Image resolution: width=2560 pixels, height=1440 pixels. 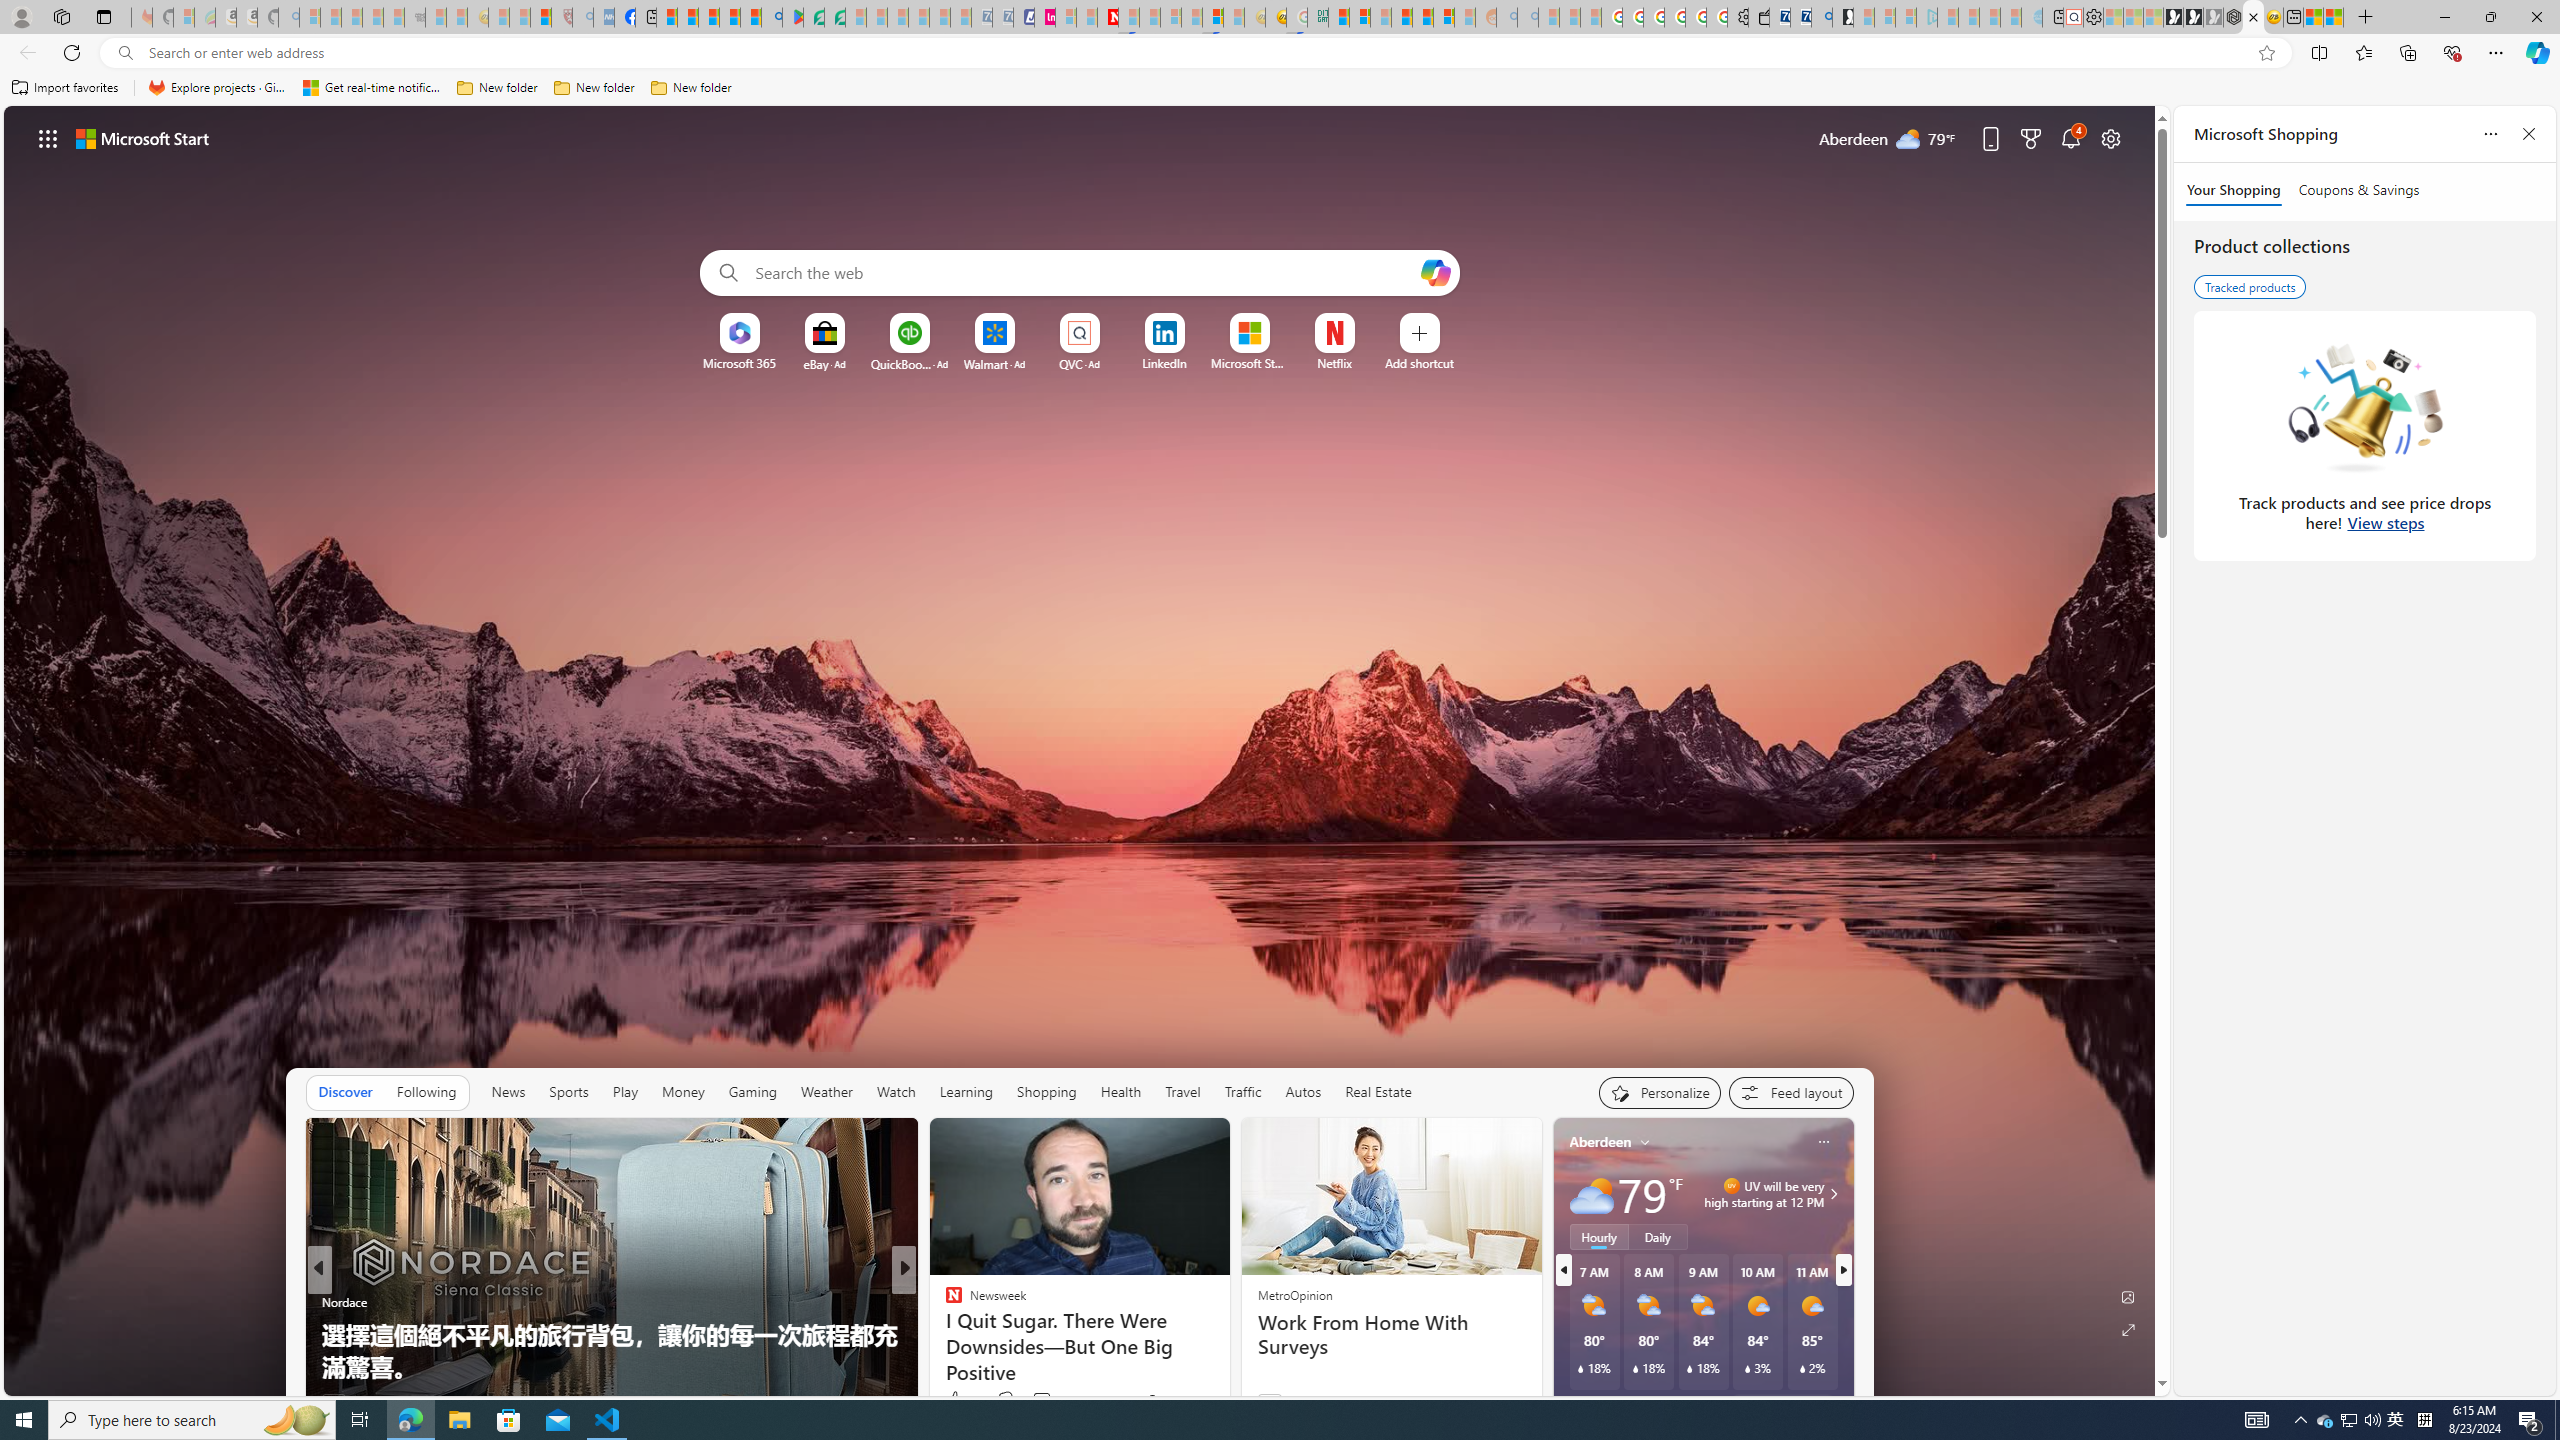 I want to click on 'Expert Portfolios', so click(x=1401, y=16).